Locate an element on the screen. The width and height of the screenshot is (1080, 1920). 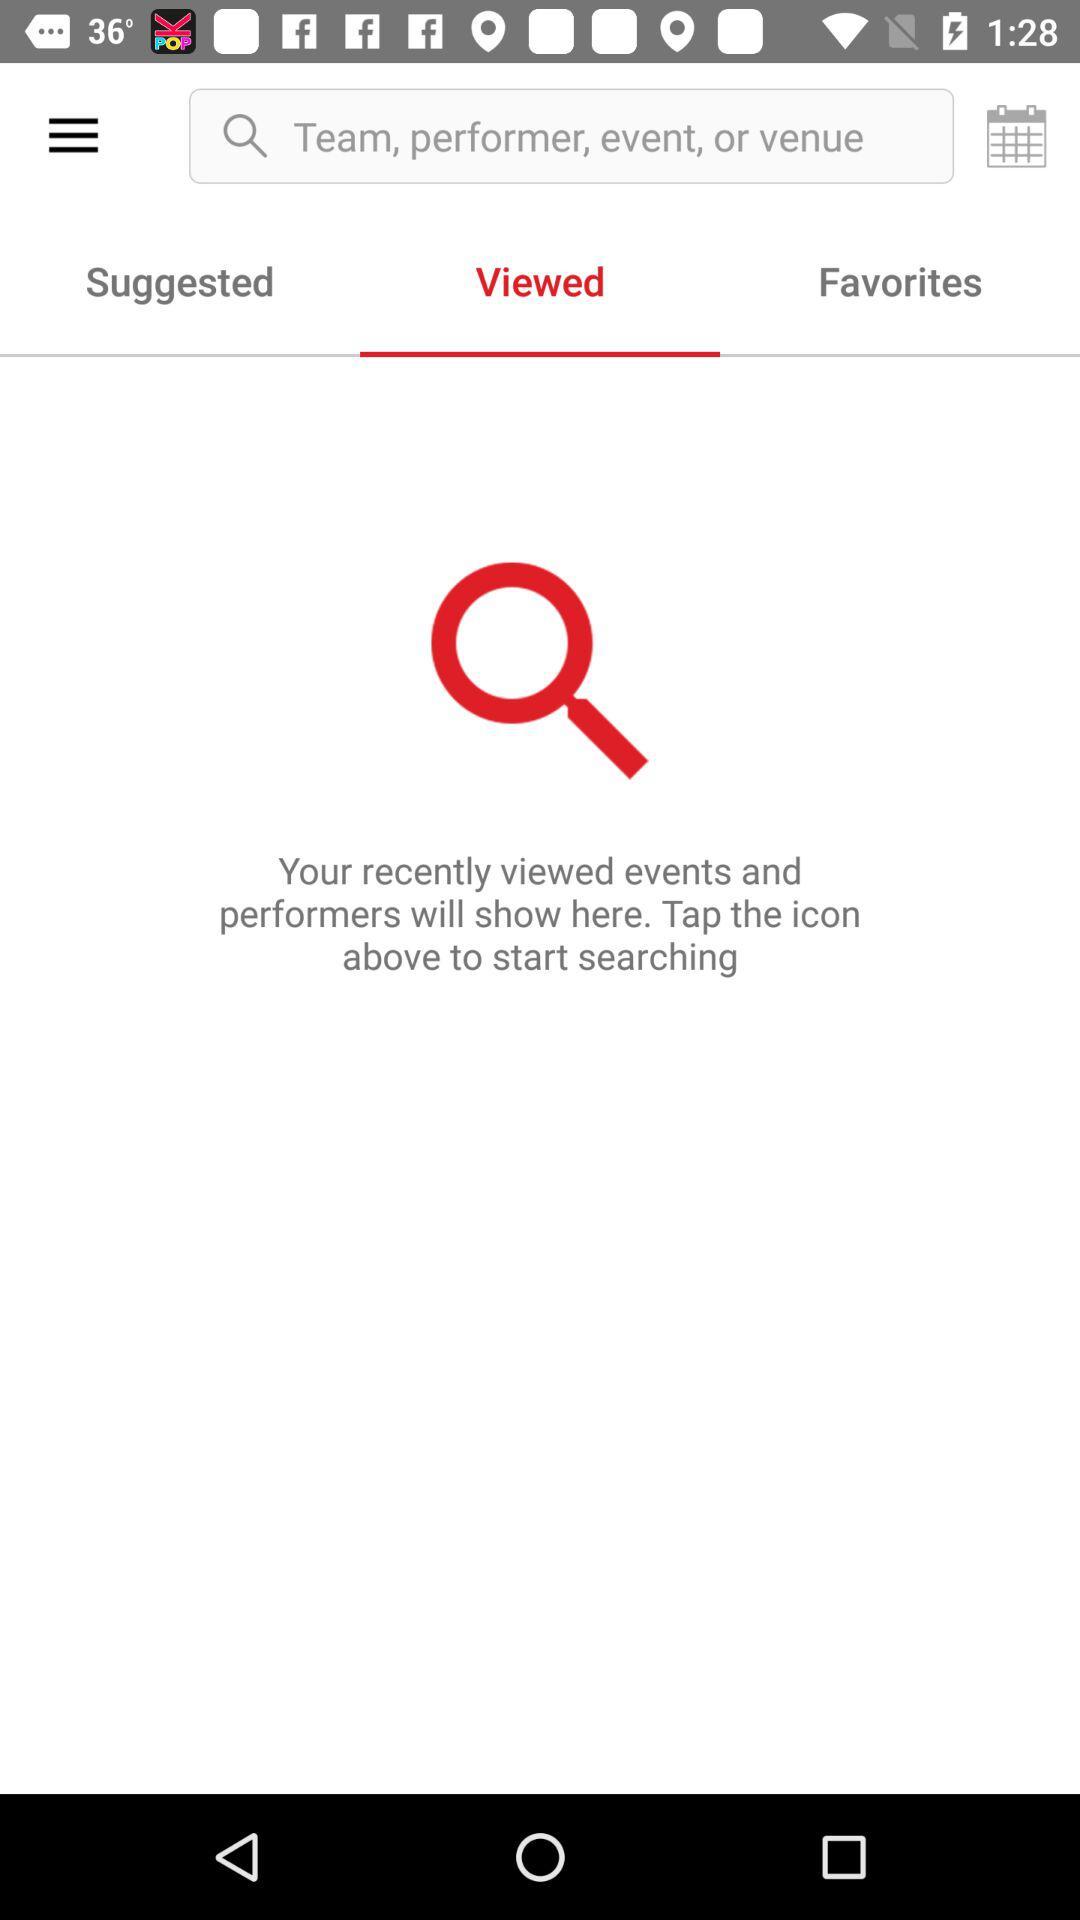
the icon below suggested is located at coordinates (540, 1074).